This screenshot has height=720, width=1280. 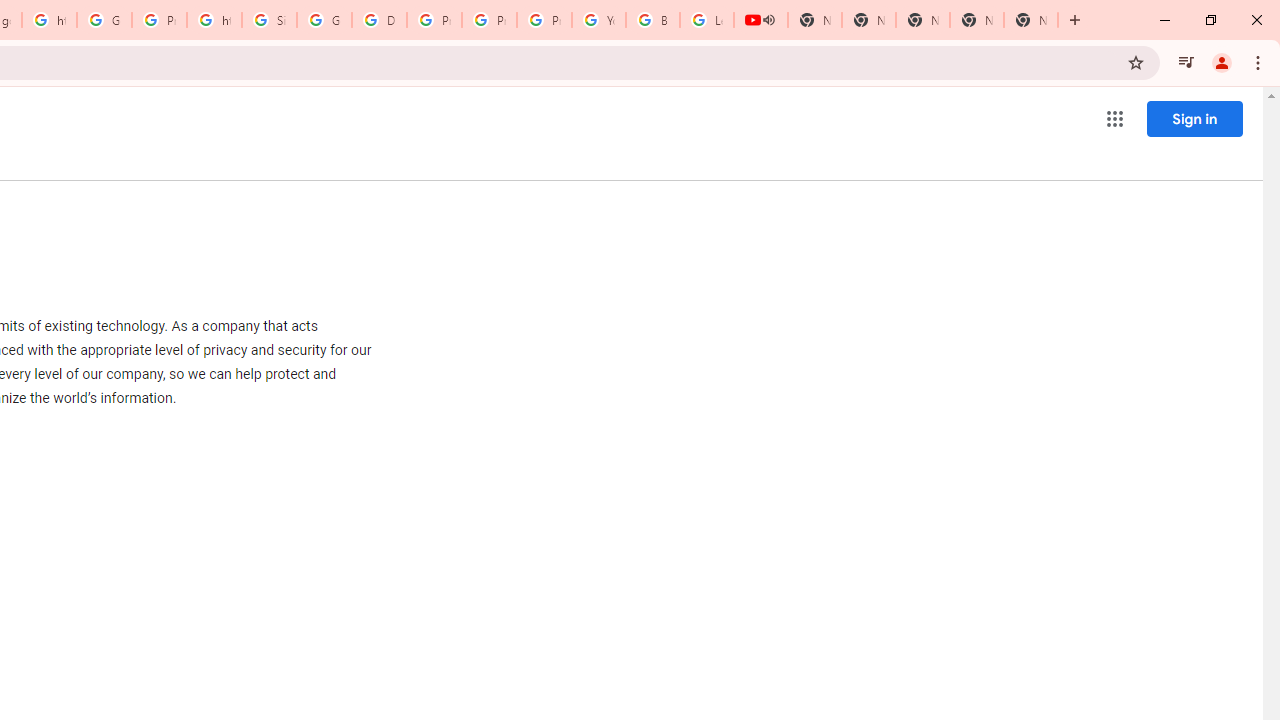 What do you see at coordinates (433, 20) in the screenshot?
I see `'Privacy Help Center - Policies Help'` at bounding box center [433, 20].